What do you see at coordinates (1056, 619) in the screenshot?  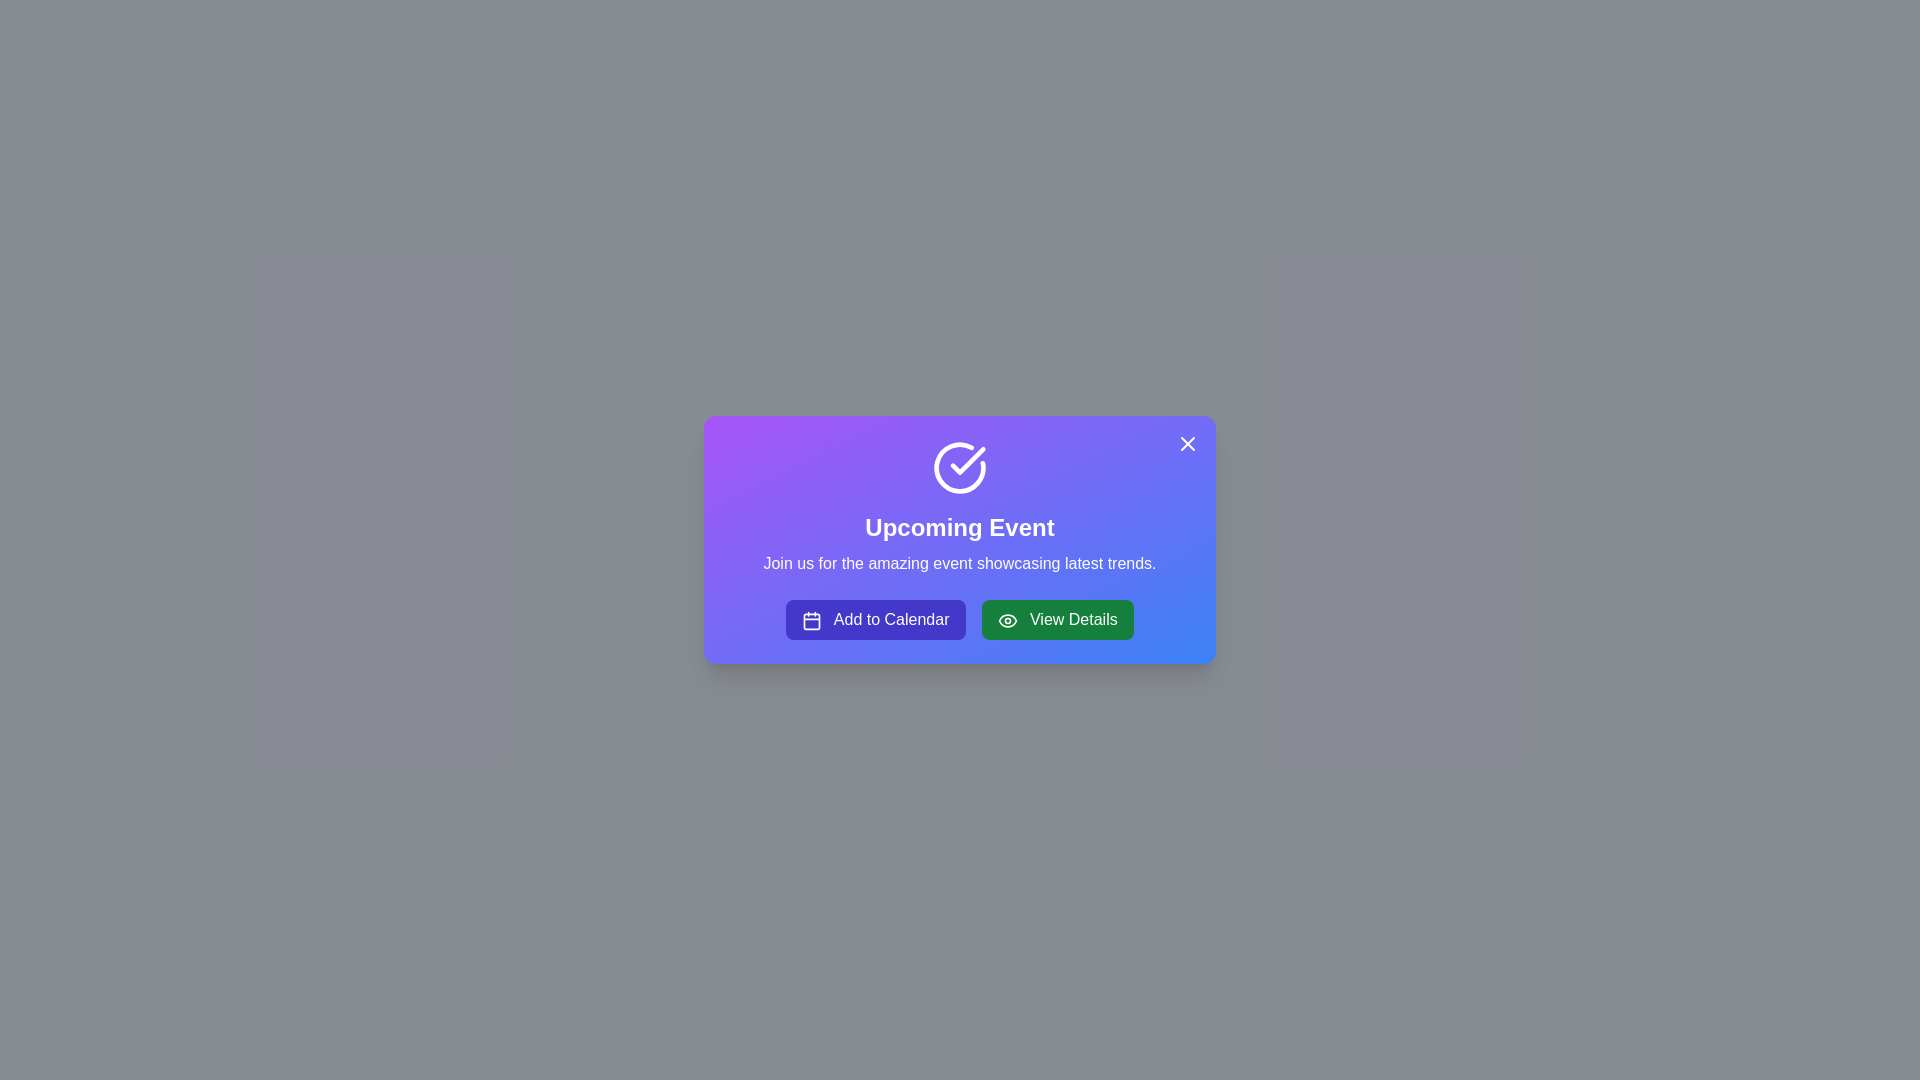 I see `'View Details' button to view more details about the event` at bounding box center [1056, 619].